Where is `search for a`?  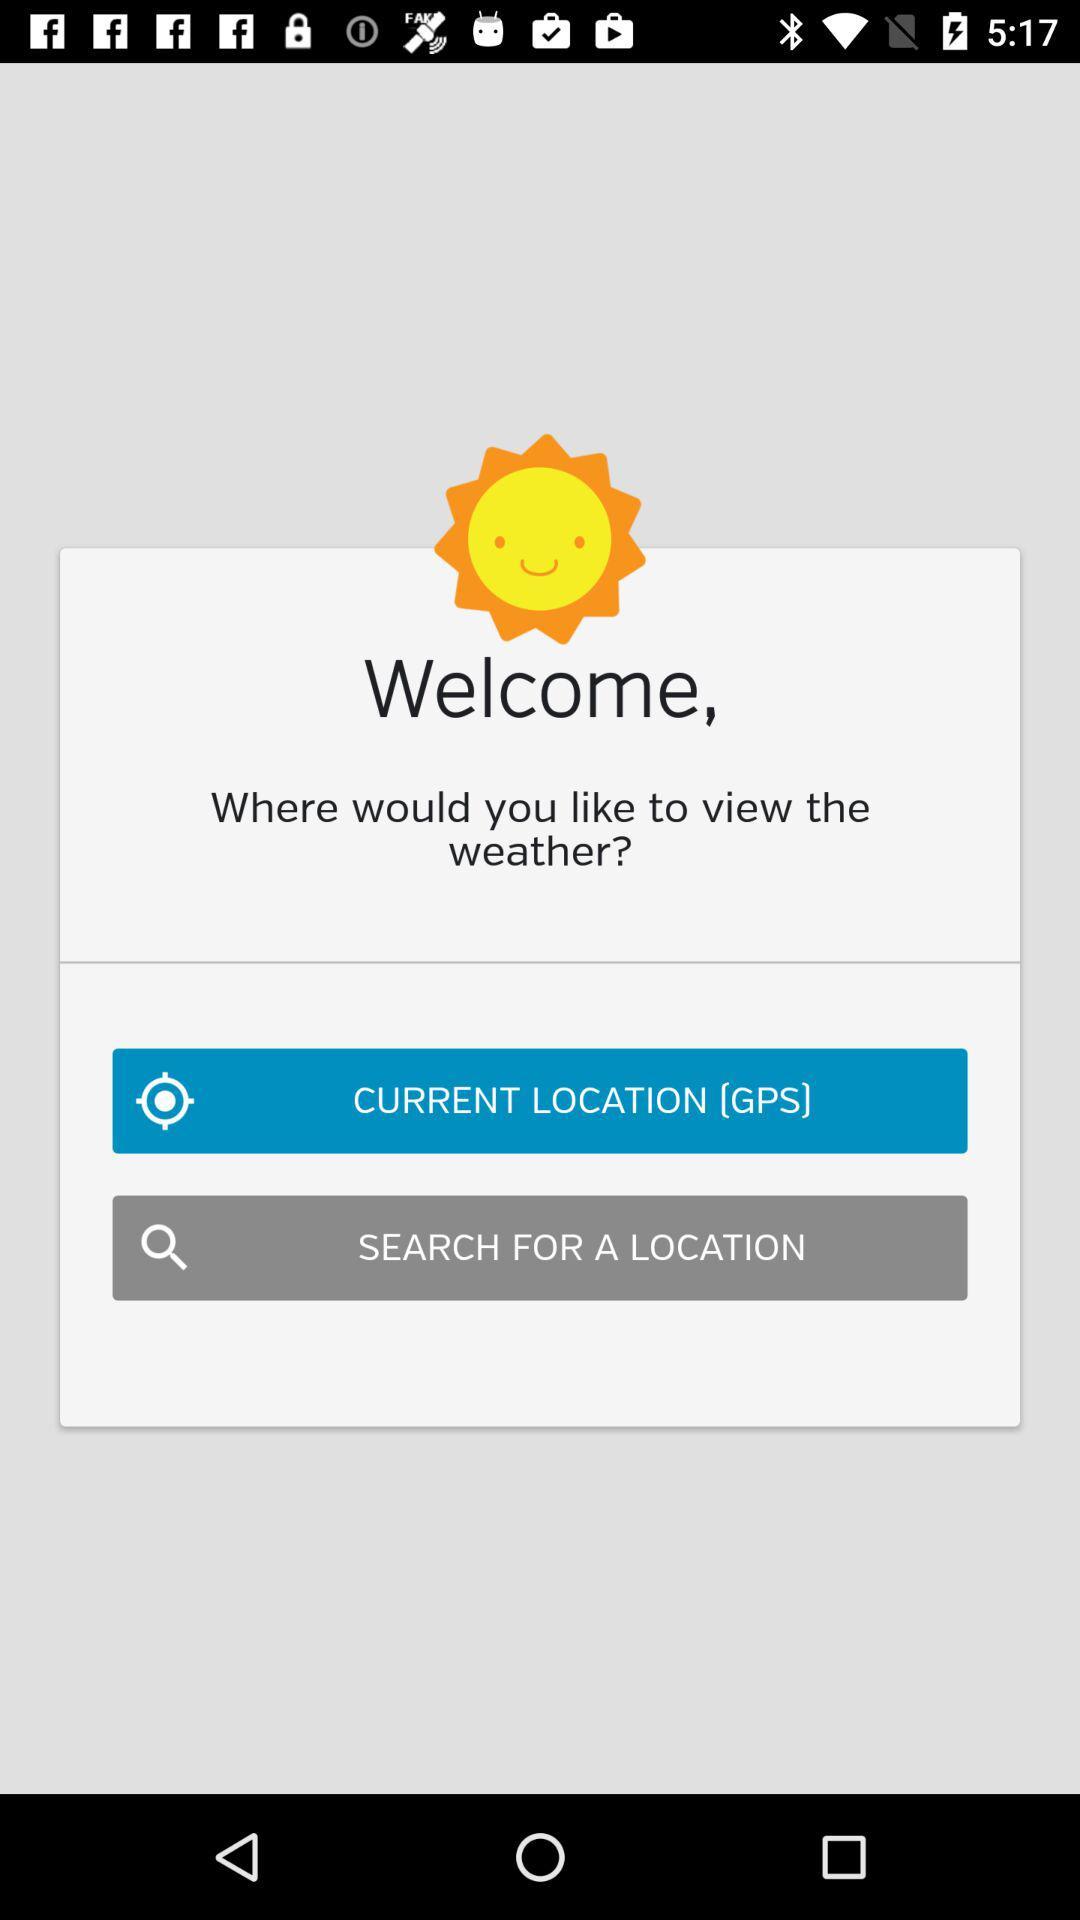
search for a is located at coordinates (540, 1247).